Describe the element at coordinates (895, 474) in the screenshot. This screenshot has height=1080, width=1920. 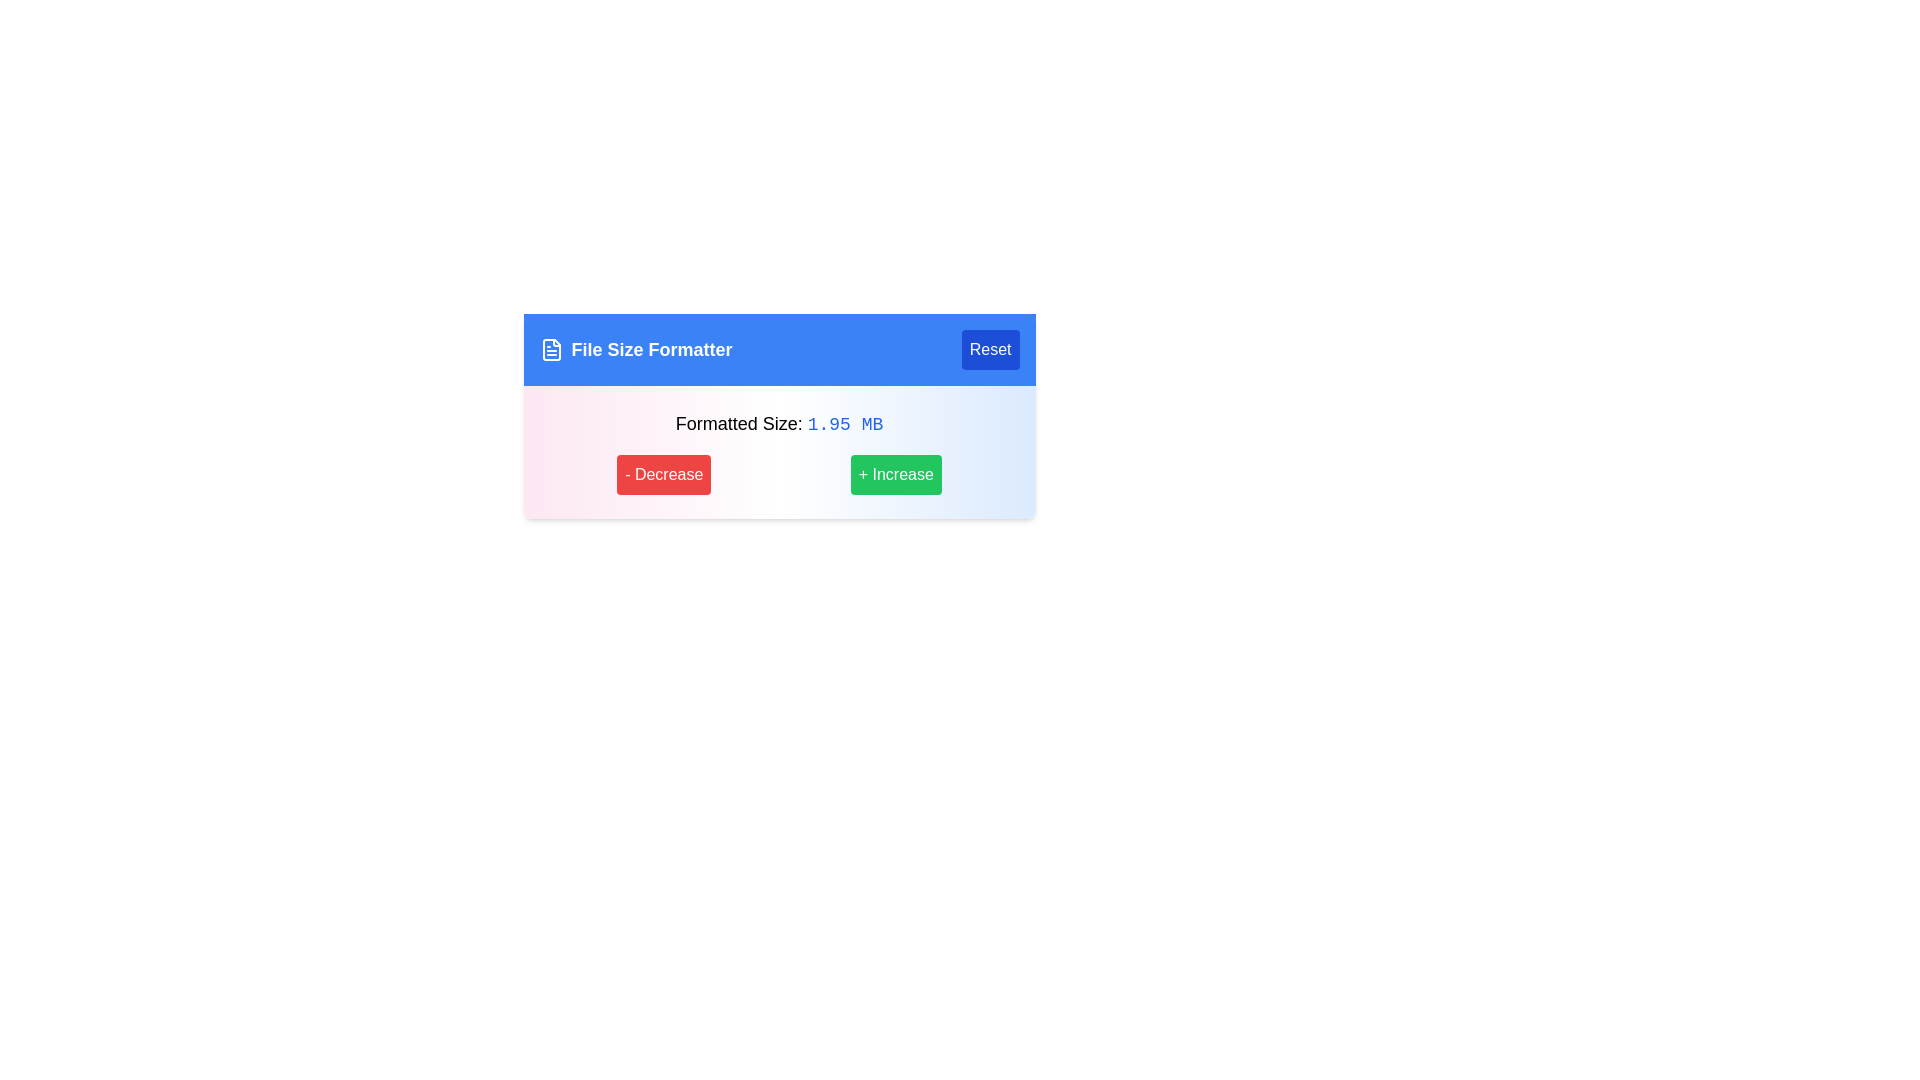
I see `the green button labeled '+ Increase'` at that location.